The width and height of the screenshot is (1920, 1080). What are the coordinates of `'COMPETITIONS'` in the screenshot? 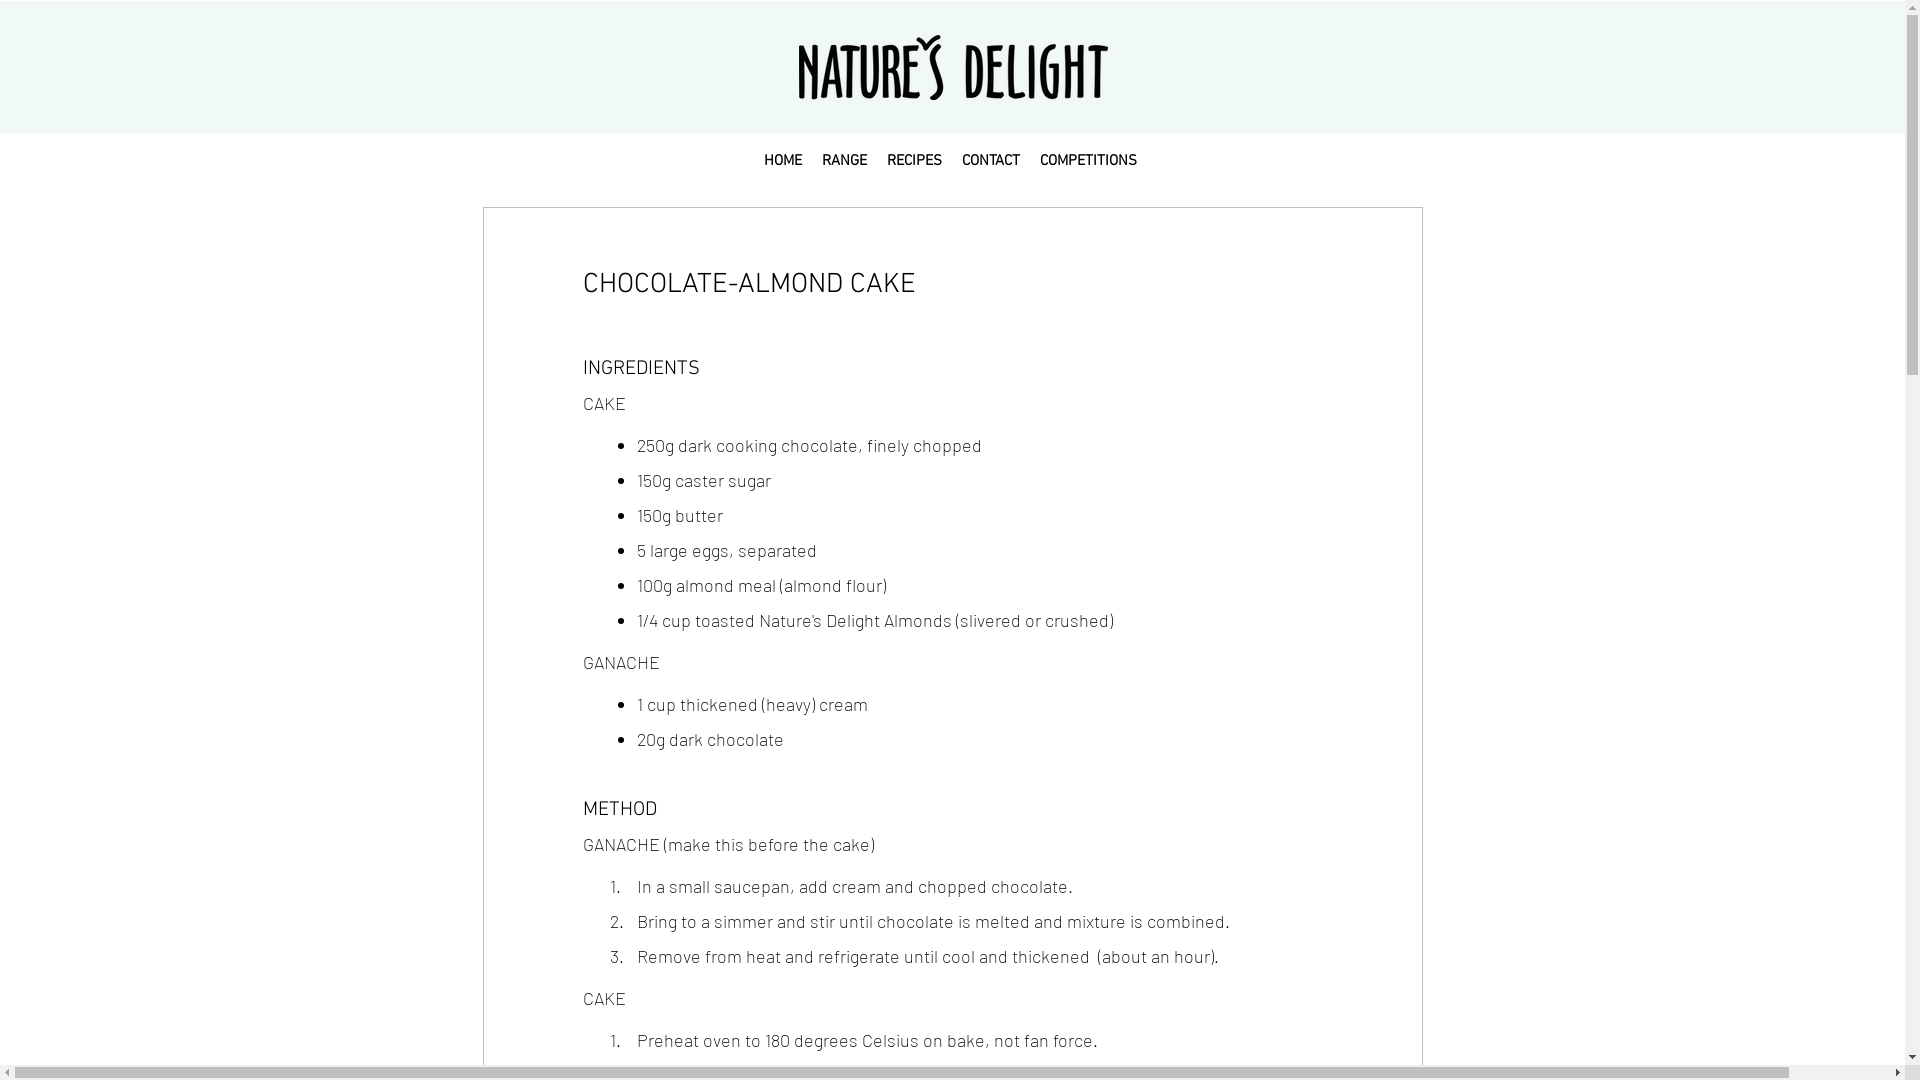 It's located at (1087, 160).